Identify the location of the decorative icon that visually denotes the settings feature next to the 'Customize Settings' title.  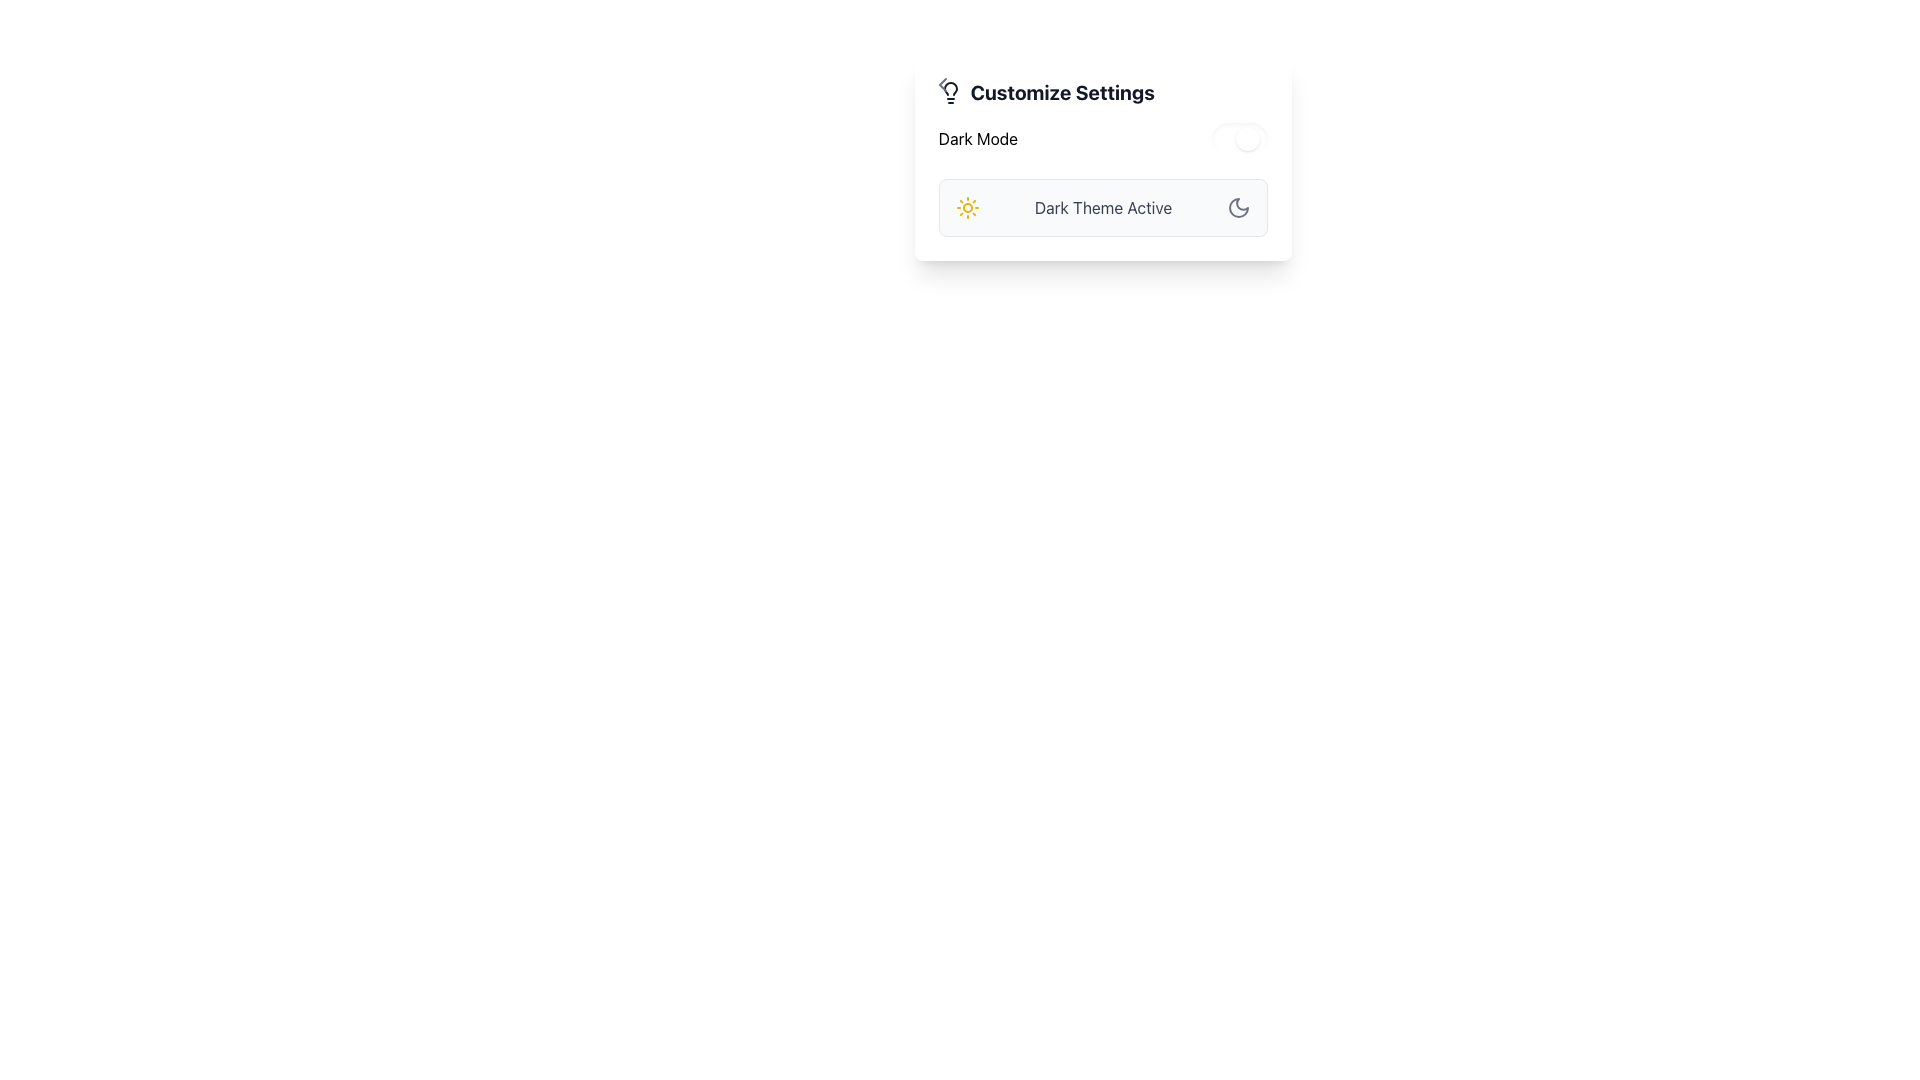
(949, 92).